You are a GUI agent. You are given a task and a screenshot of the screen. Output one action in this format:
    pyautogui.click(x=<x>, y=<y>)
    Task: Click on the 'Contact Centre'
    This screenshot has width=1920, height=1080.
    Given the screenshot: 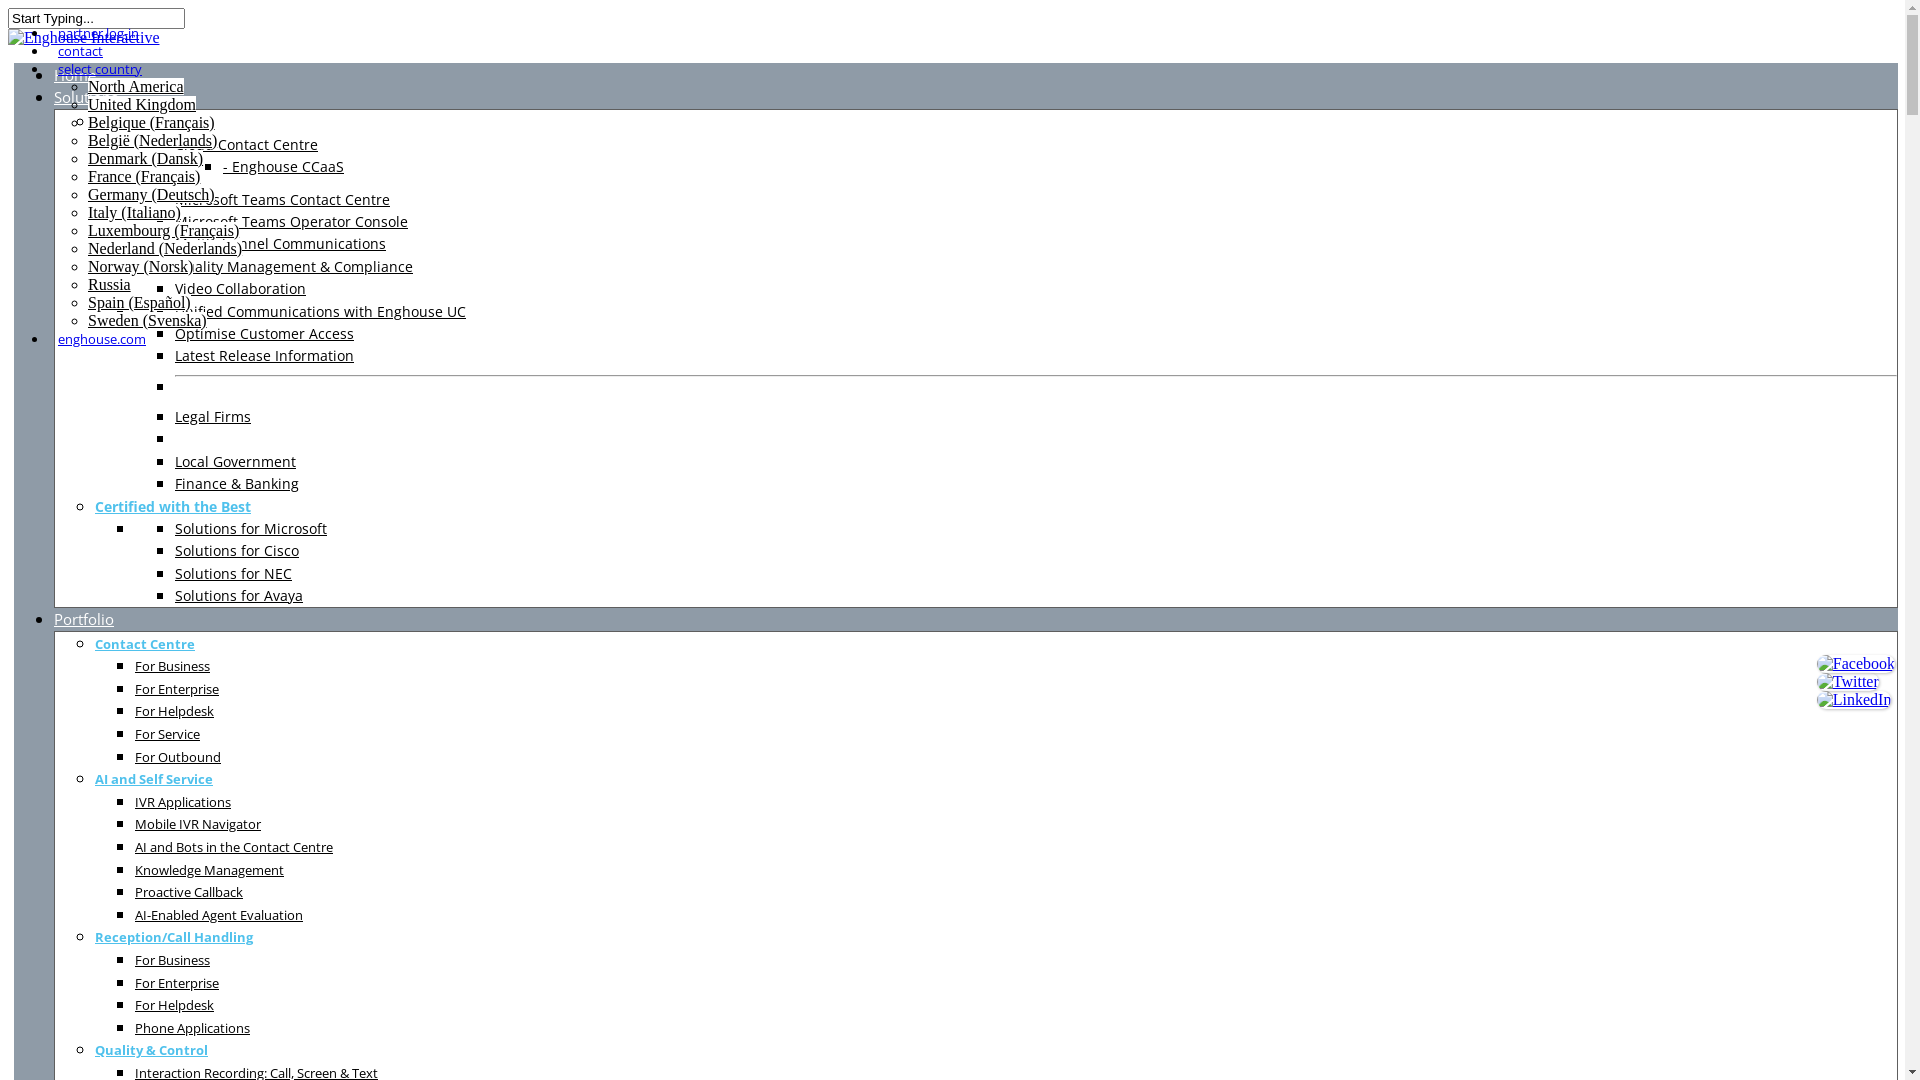 What is the action you would take?
    pyautogui.click(x=143, y=643)
    